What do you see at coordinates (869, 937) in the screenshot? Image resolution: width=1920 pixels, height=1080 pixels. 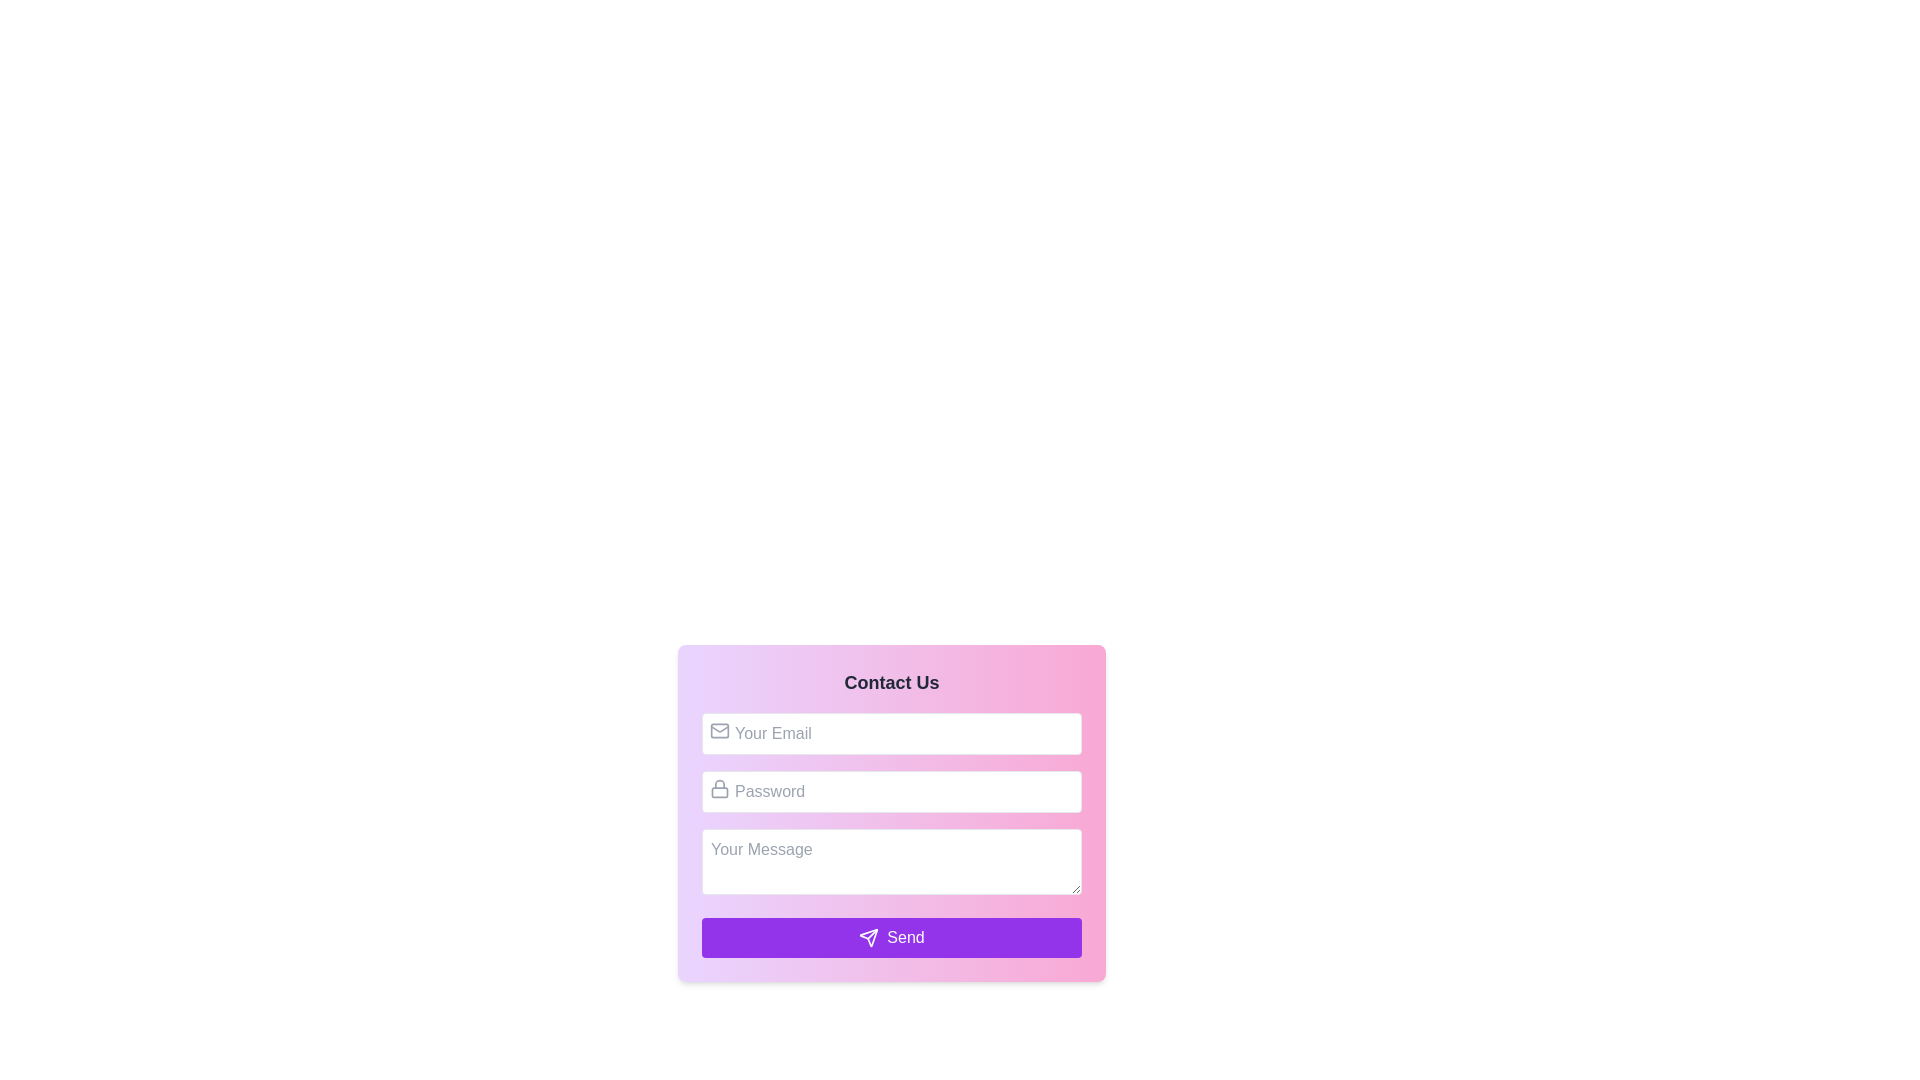 I see `the decorative icon located inside the purple 'Send' button at the bottom of the form to initiate the sending action` at bounding box center [869, 937].